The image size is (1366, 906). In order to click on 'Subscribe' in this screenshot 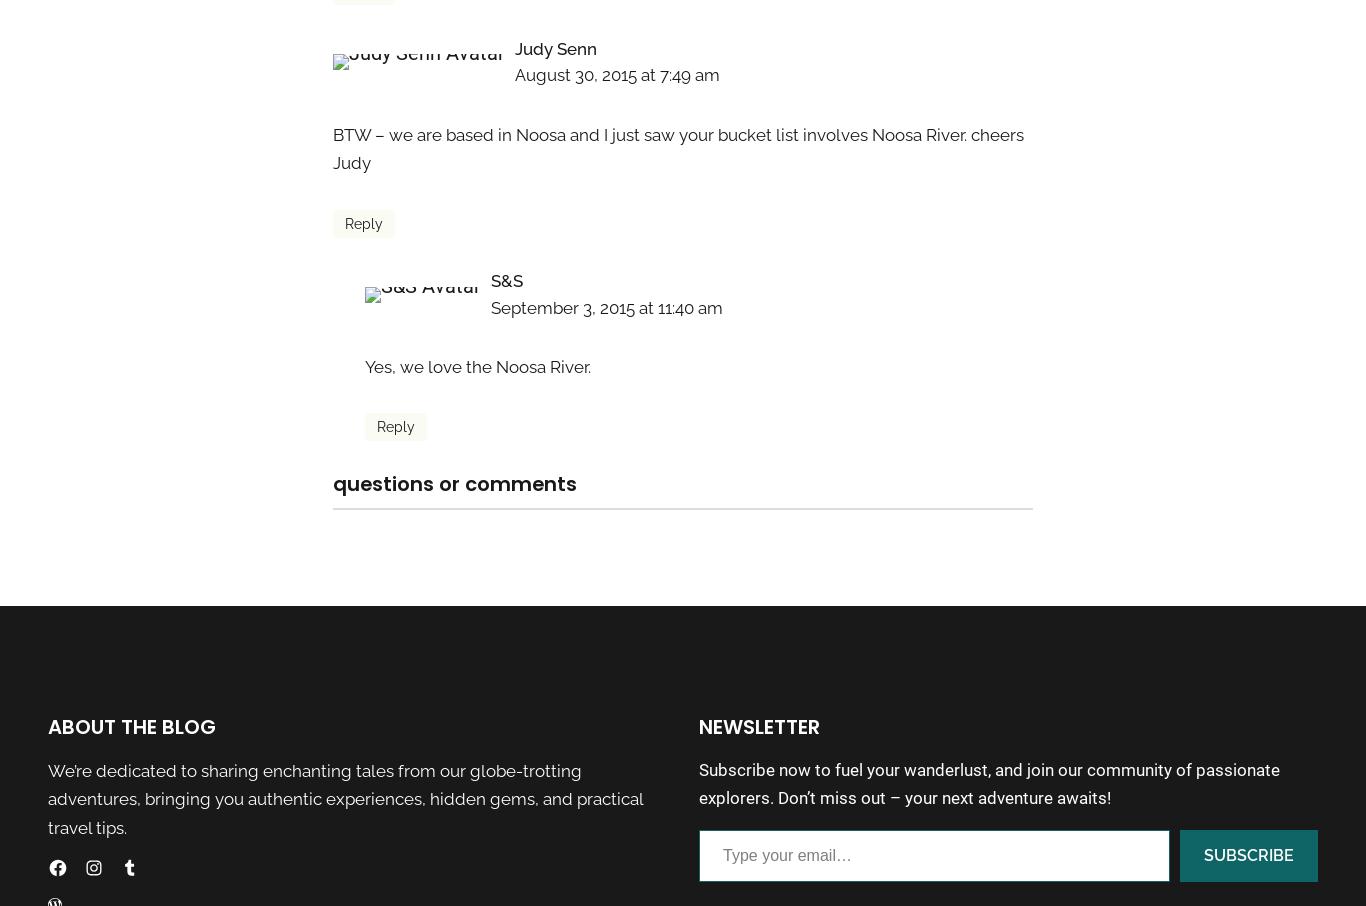, I will do `click(1248, 853)`.